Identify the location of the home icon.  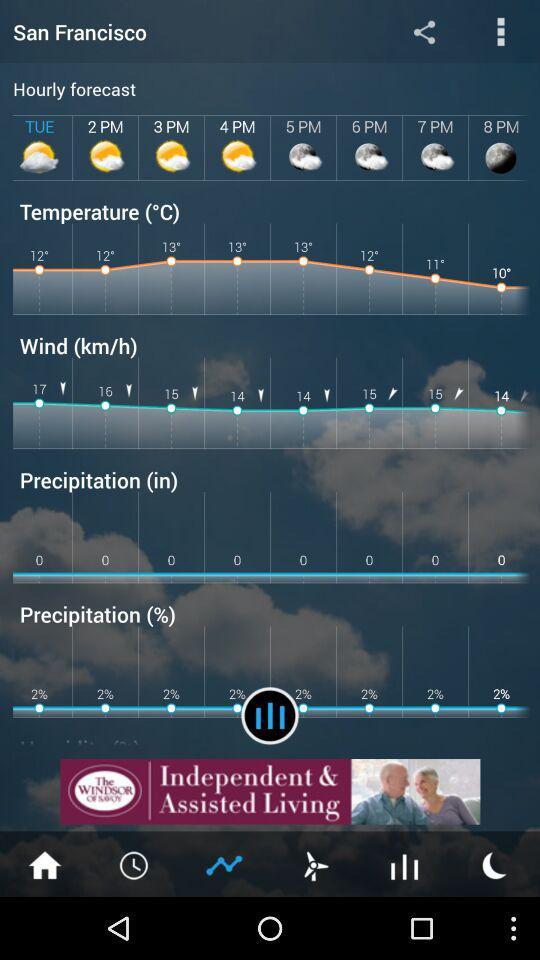
(44, 925).